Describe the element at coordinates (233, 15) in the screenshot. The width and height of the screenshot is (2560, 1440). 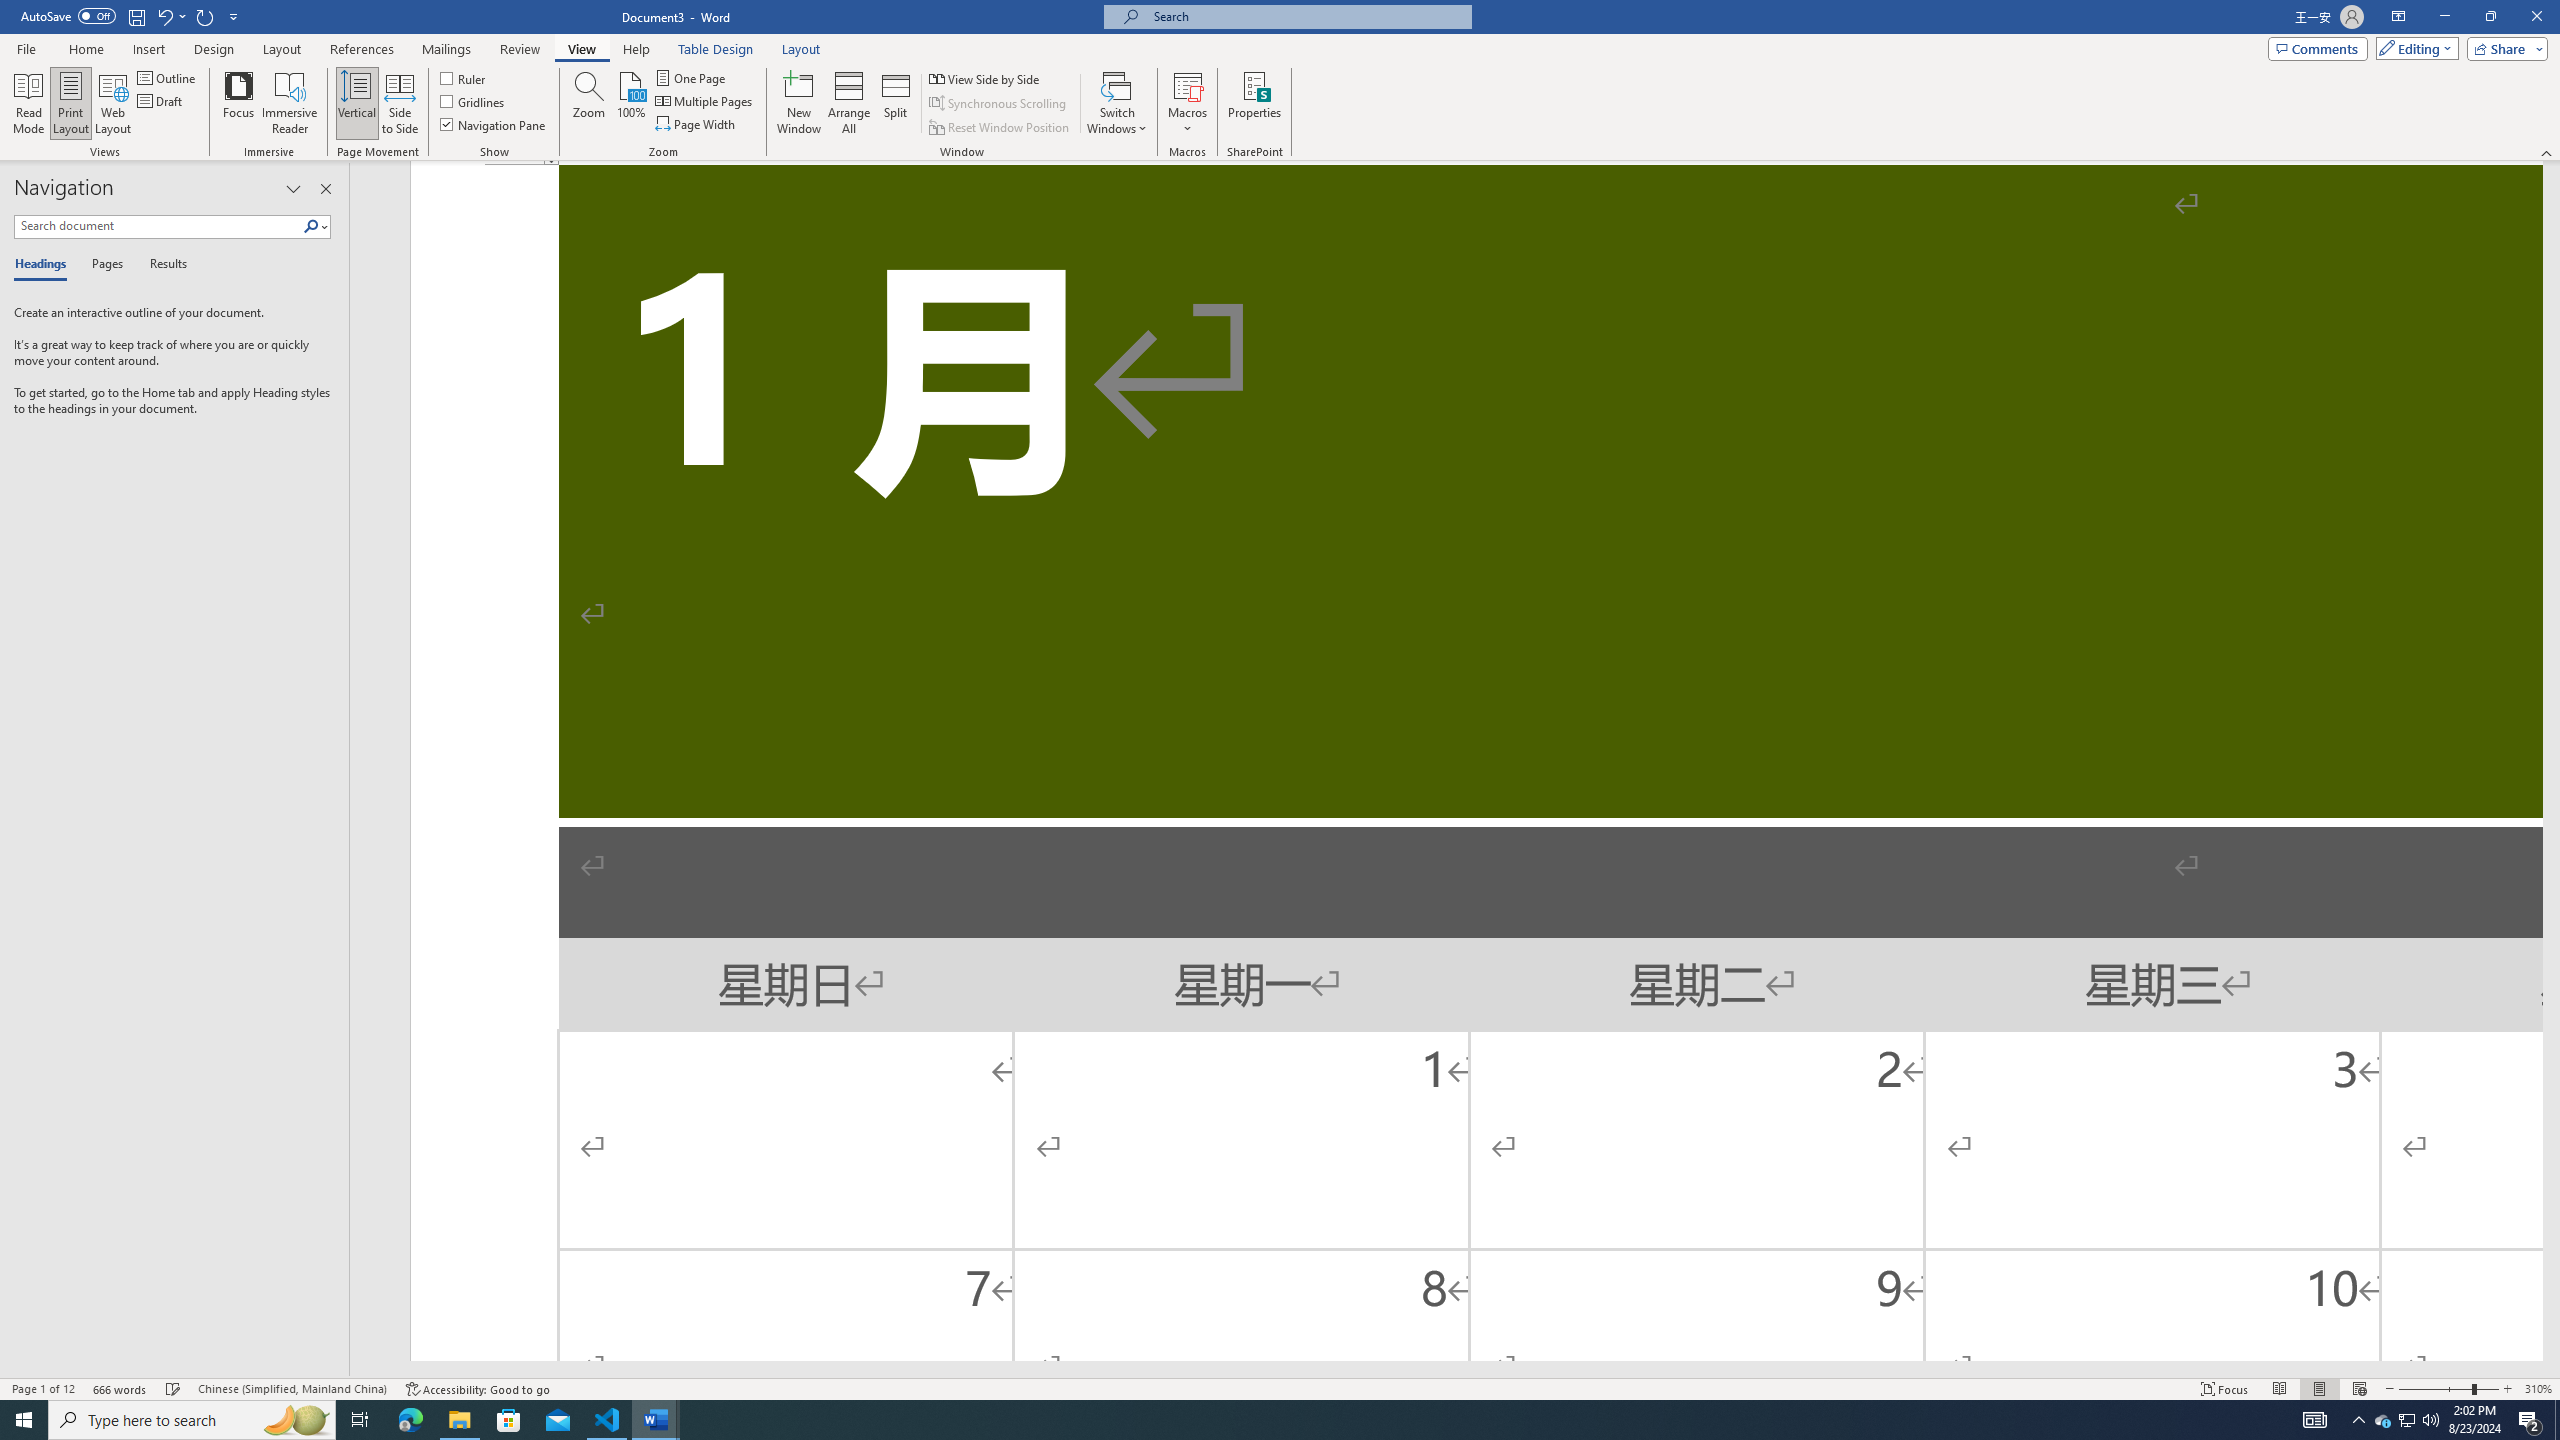
I see `'Customize Quick Access Toolbar'` at that location.